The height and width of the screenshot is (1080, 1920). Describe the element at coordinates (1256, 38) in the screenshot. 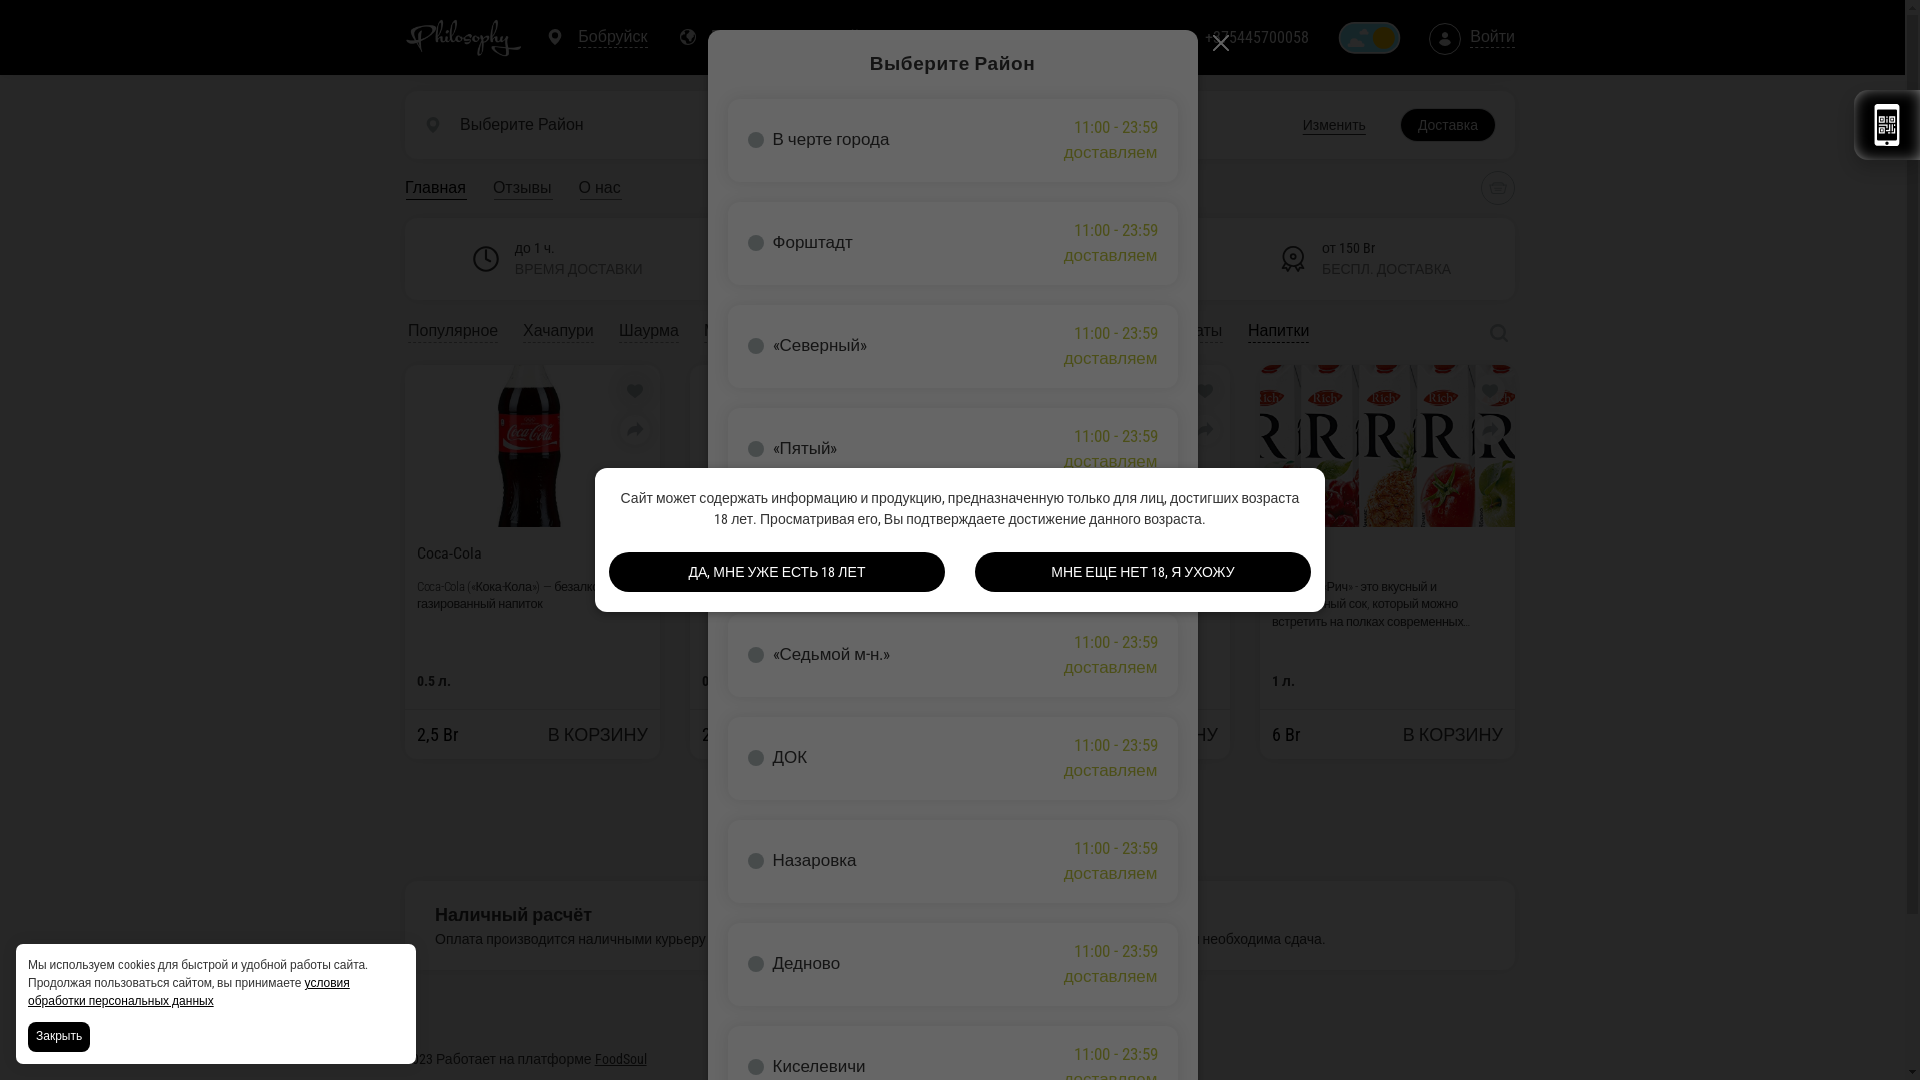

I see `'+375445700058'` at that location.